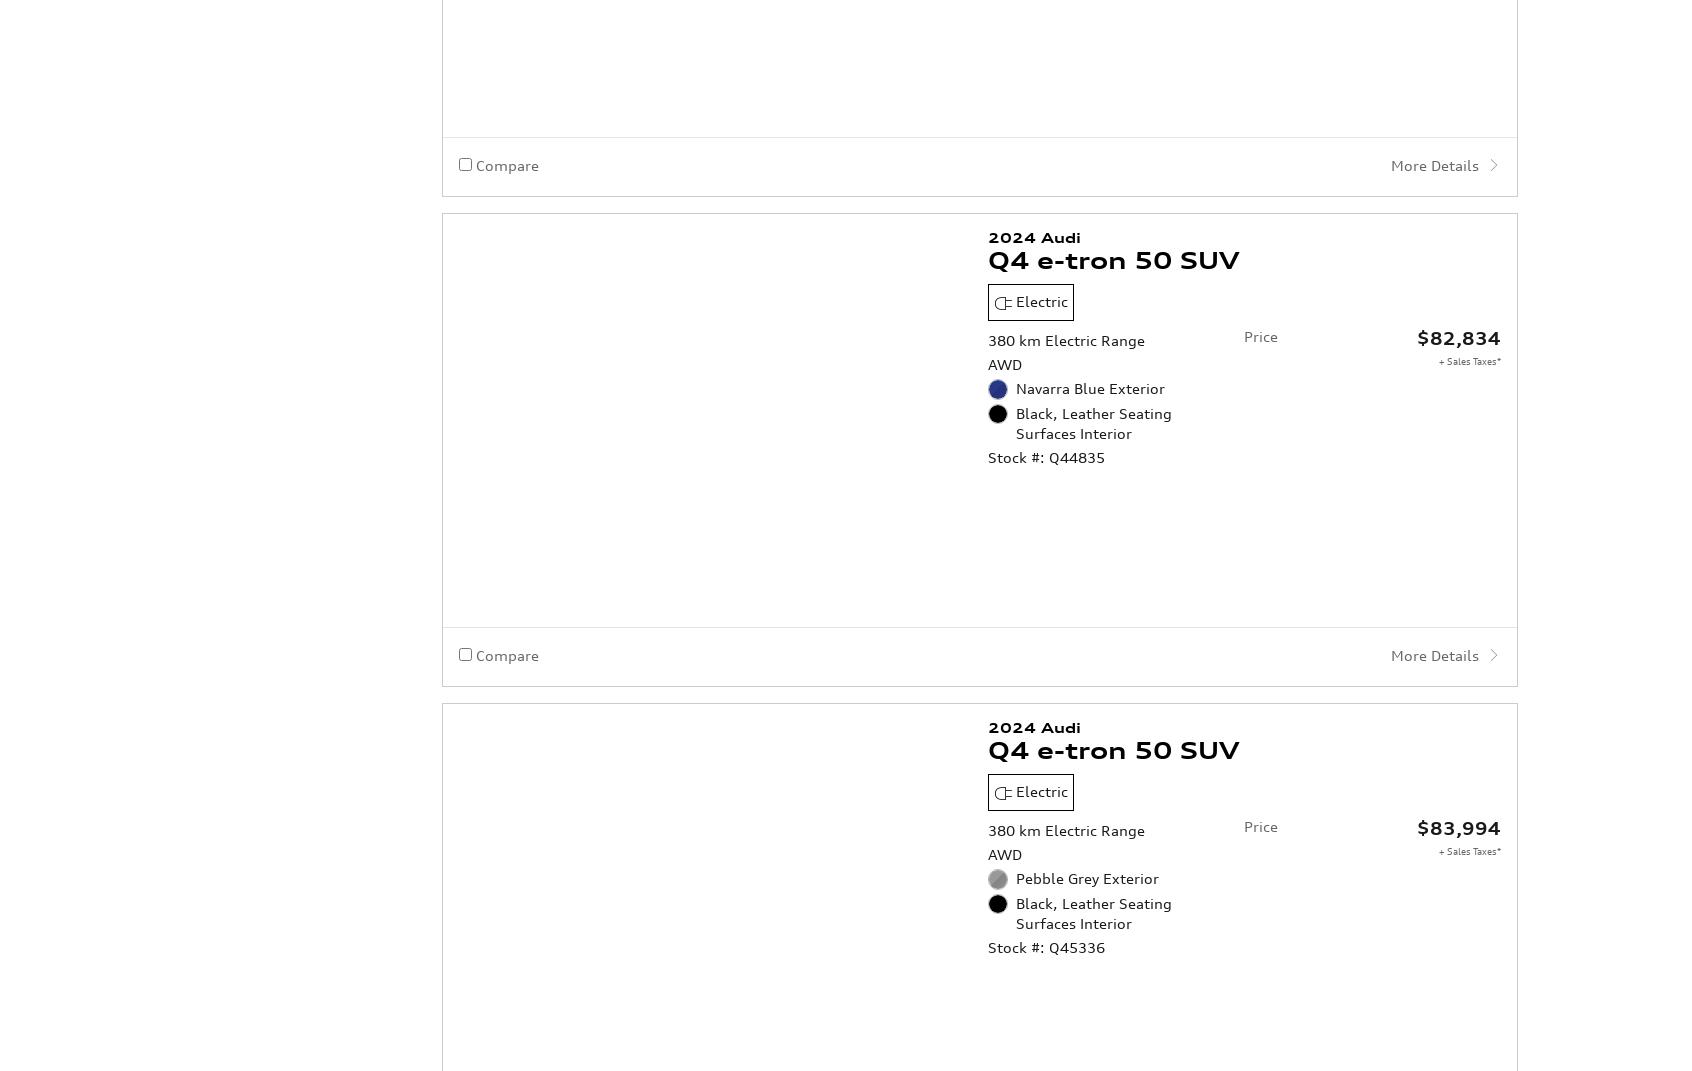 The width and height of the screenshot is (1692, 1071). What do you see at coordinates (1090, 226) in the screenshot?
I see `'Navarra Blue Exterior'` at bounding box center [1090, 226].